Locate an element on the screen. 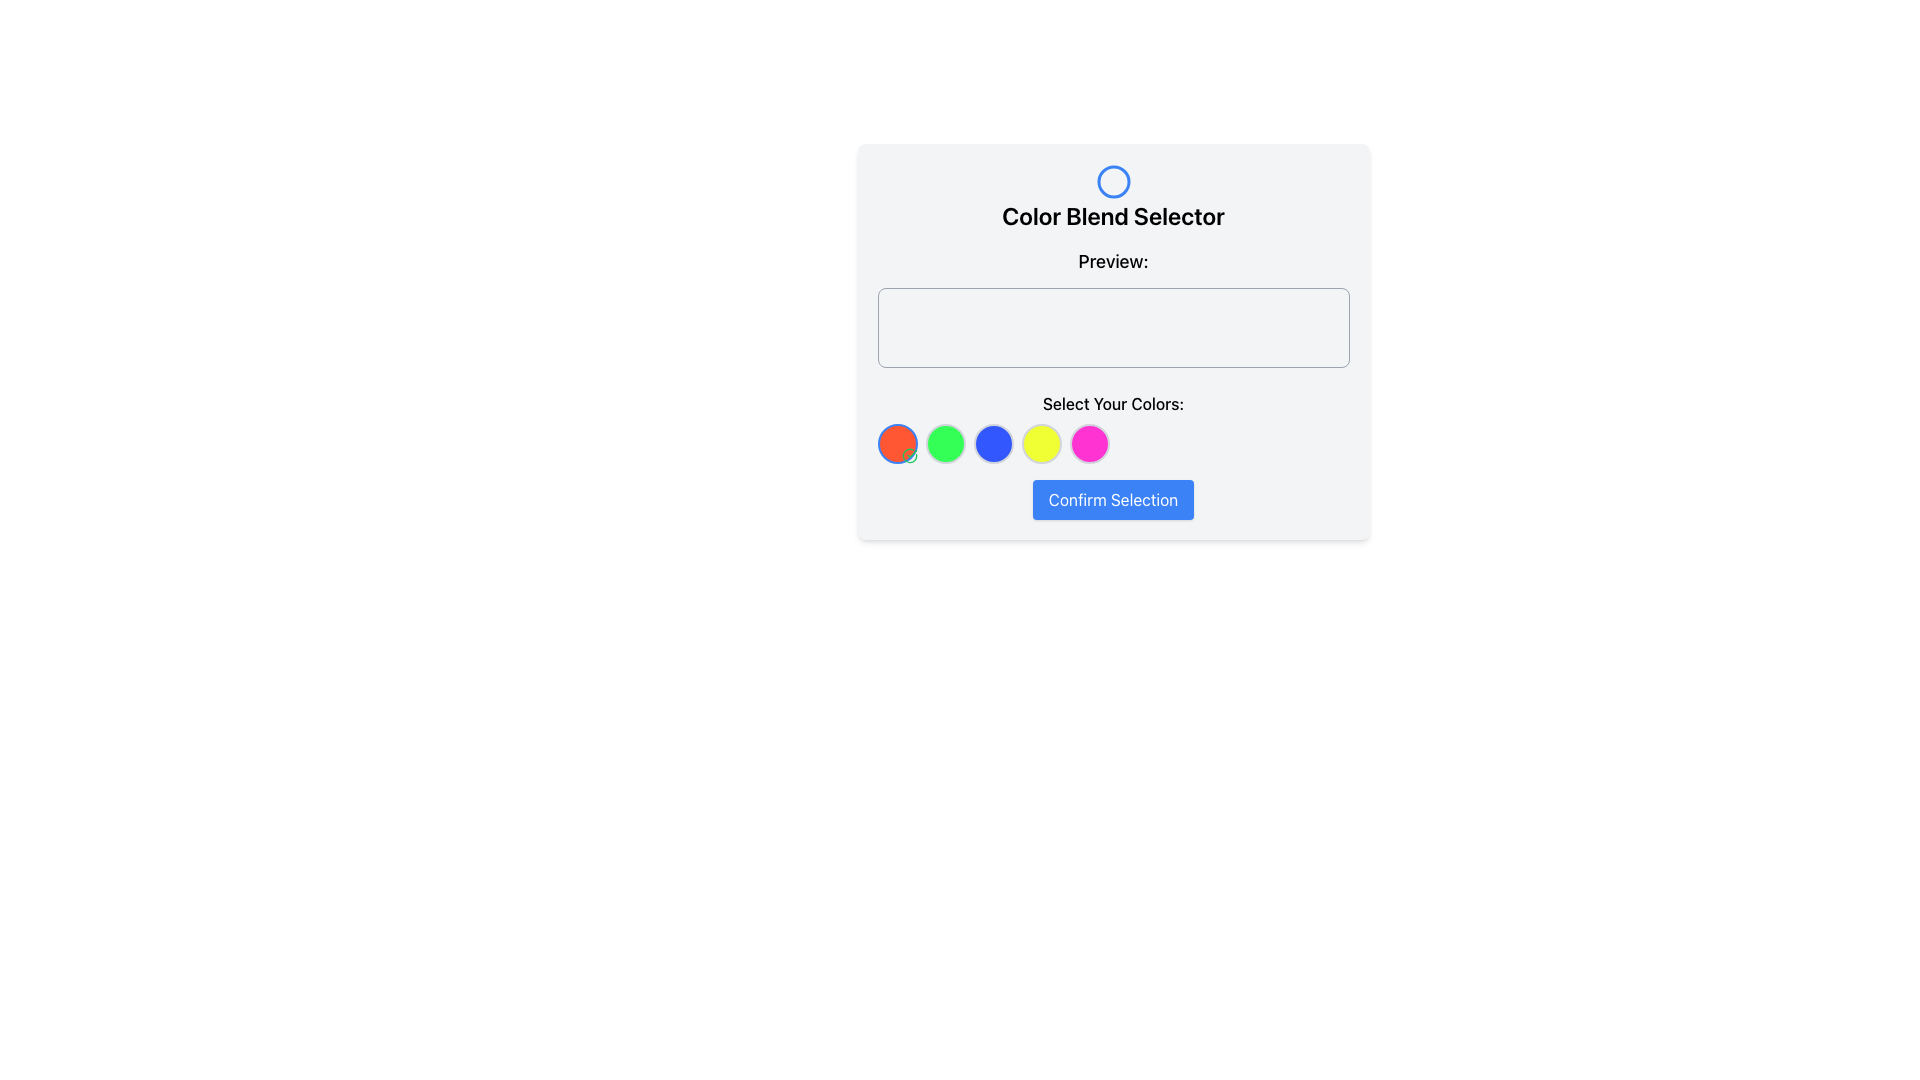 This screenshot has height=1080, width=1920. the circular icon with a blue border located at the top section above the text 'Color Blend Selector' is located at coordinates (1112, 181).